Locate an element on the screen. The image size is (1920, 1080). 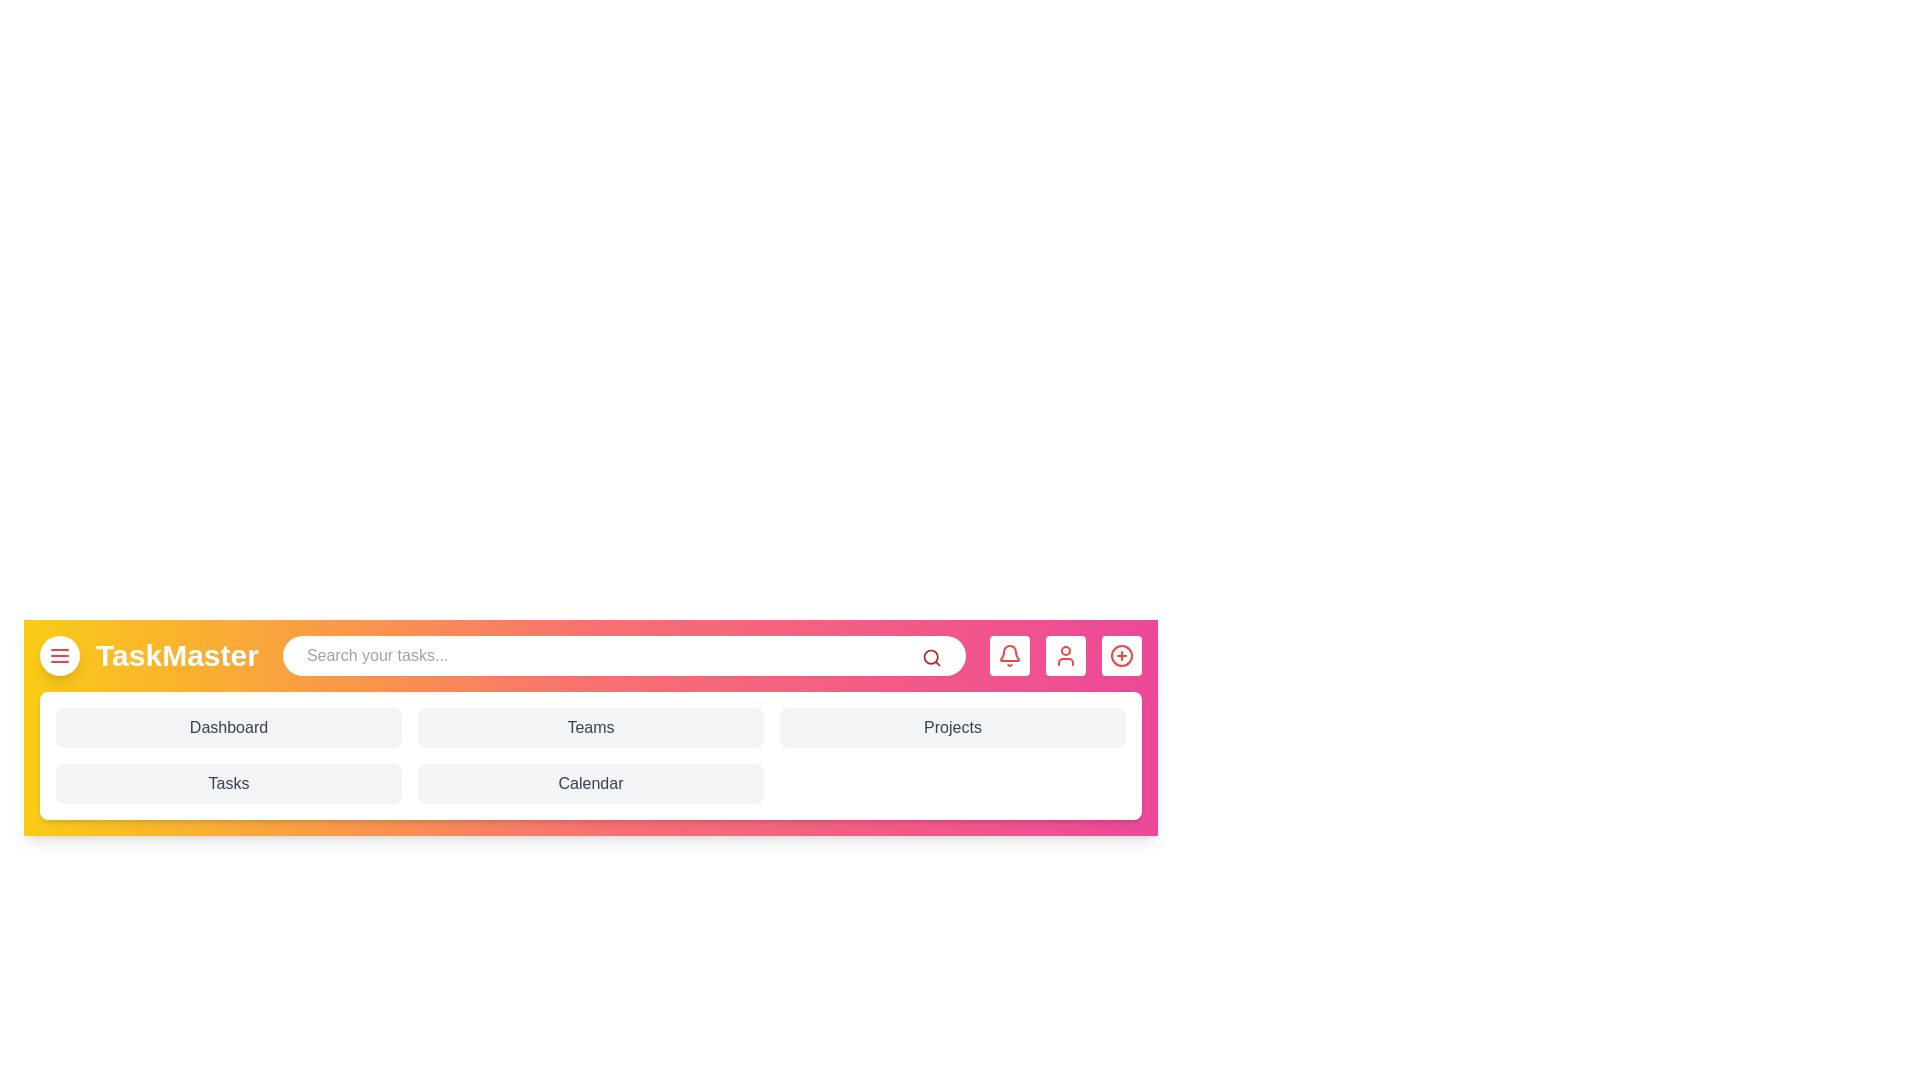
the plus icon to add a new item is located at coordinates (1122, 655).